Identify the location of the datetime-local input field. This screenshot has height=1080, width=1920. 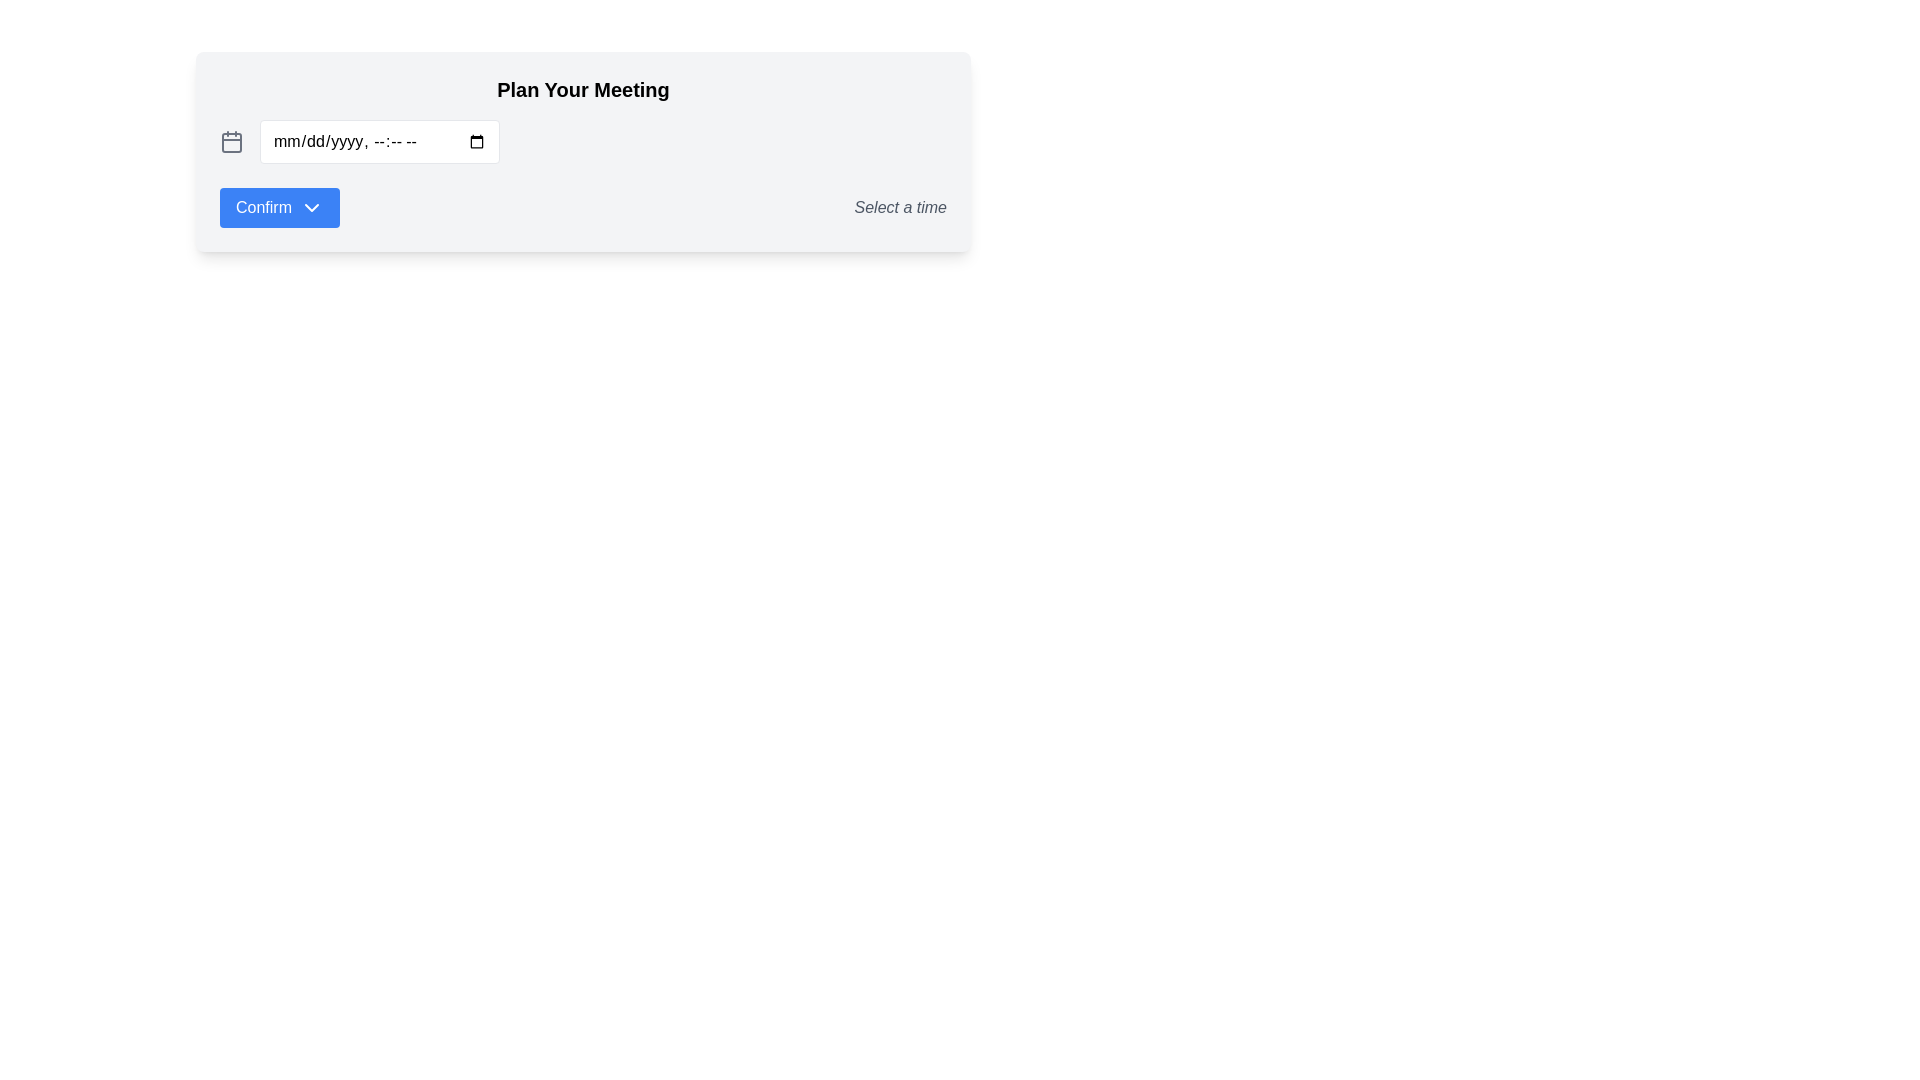
(379, 141).